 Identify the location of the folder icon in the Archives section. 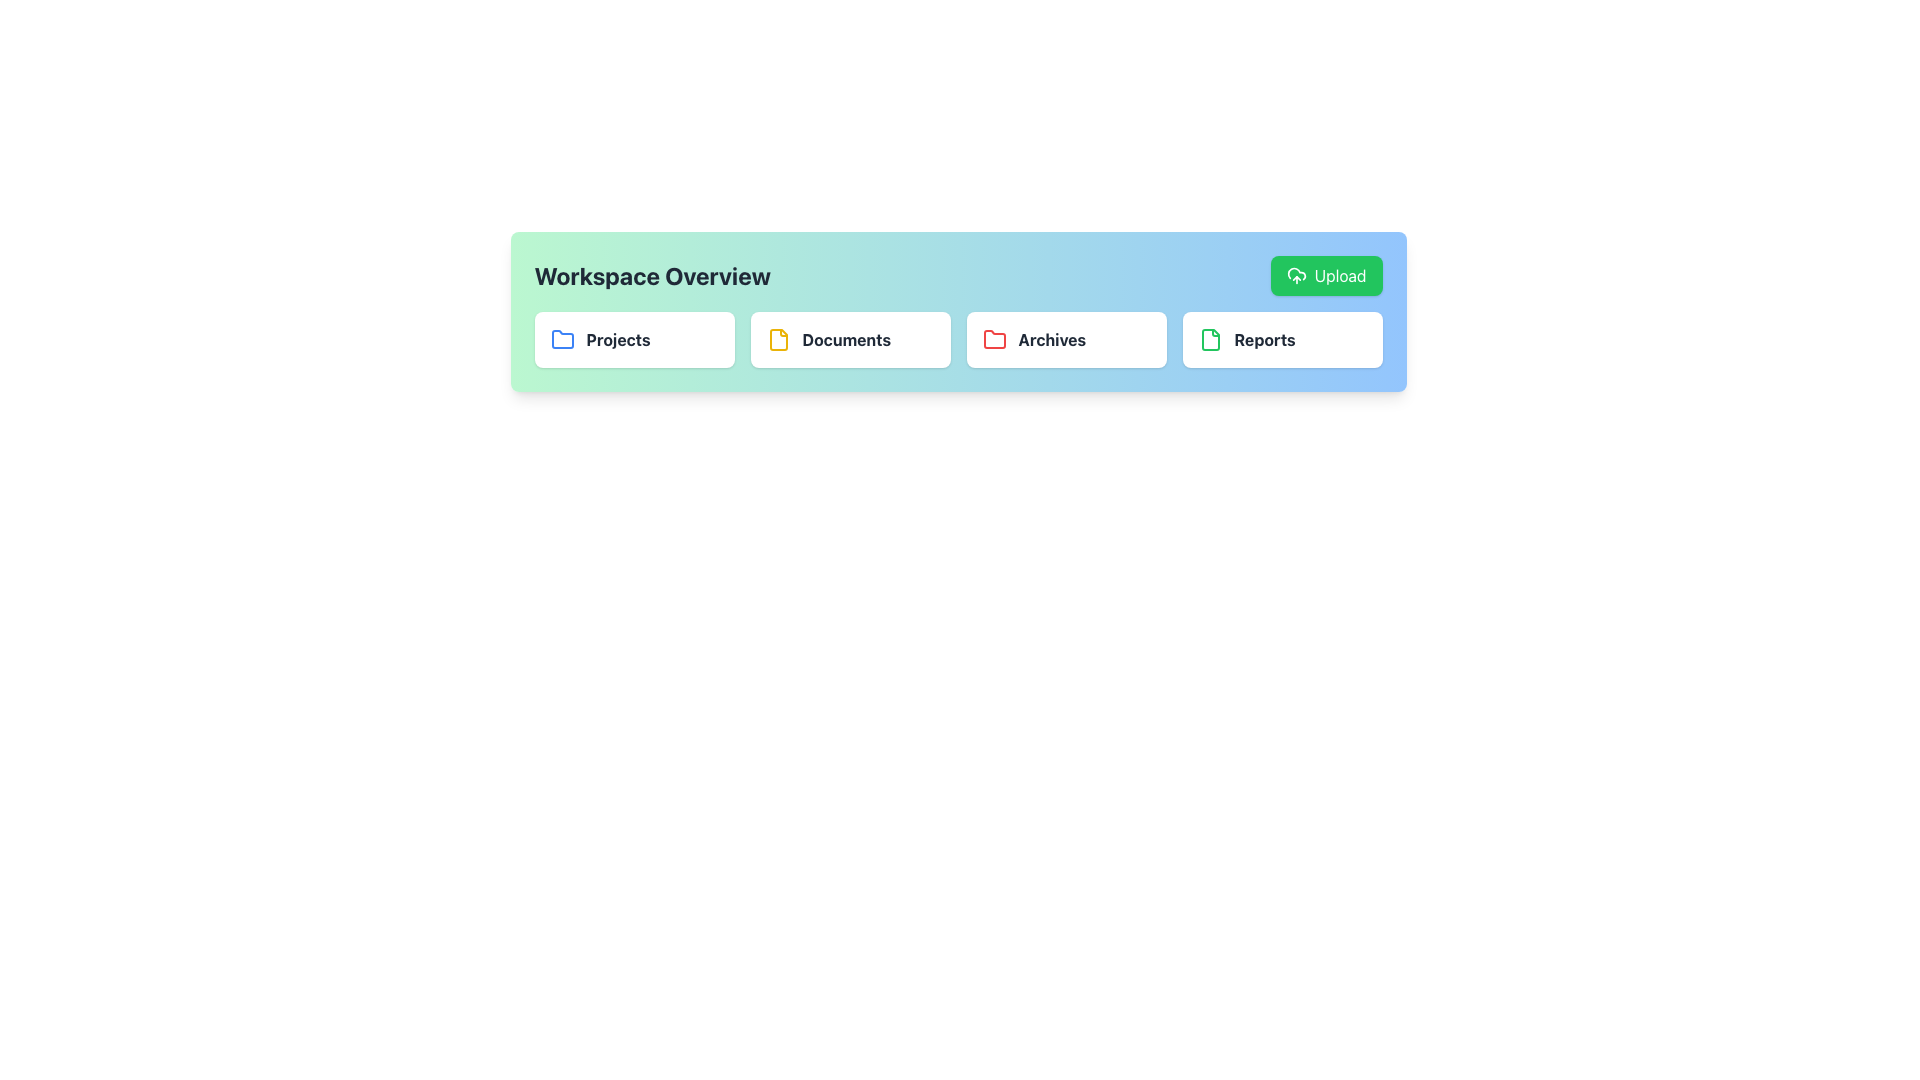
(994, 338).